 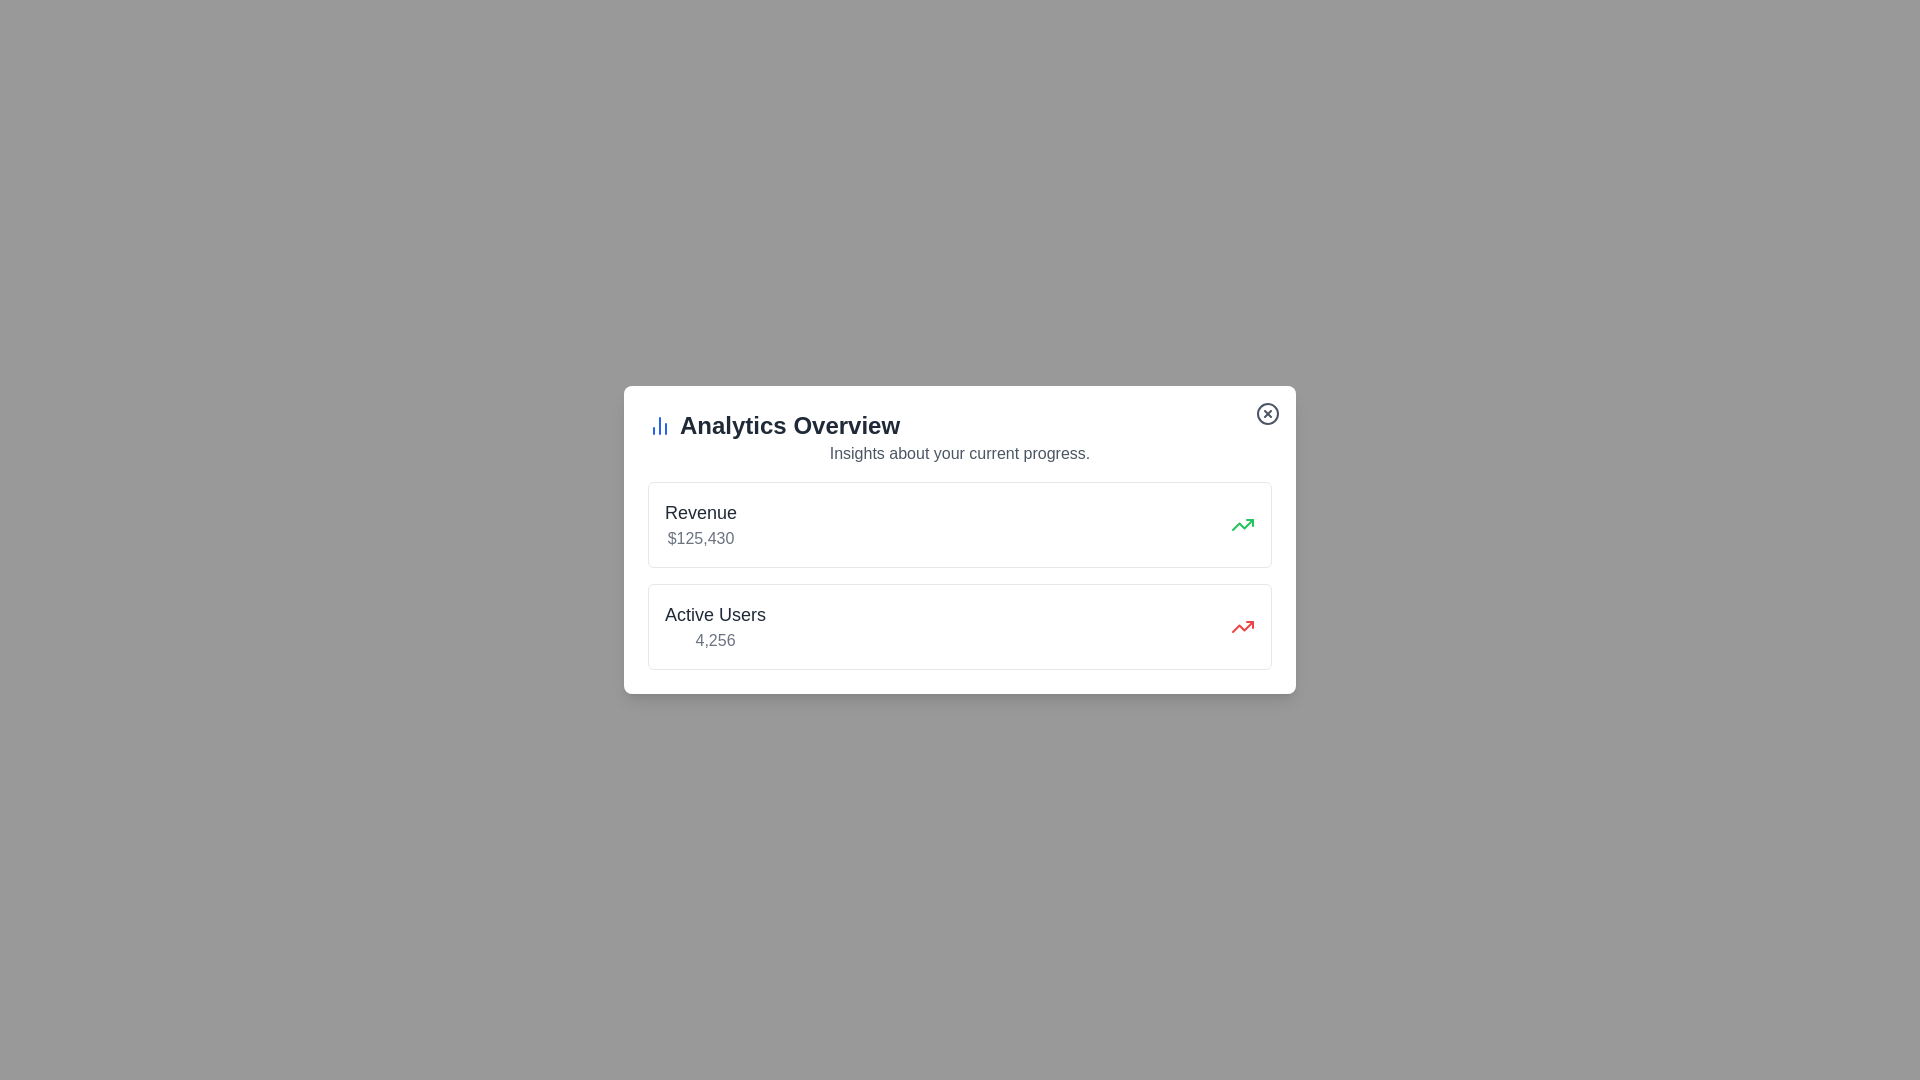 What do you see at coordinates (715, 640) in the screenshot?
I see `the light gray text label displaying the number '4,256' located below the 'Active Users' label in the 'Analytics Overview' section` at bounding box center [715, 640].